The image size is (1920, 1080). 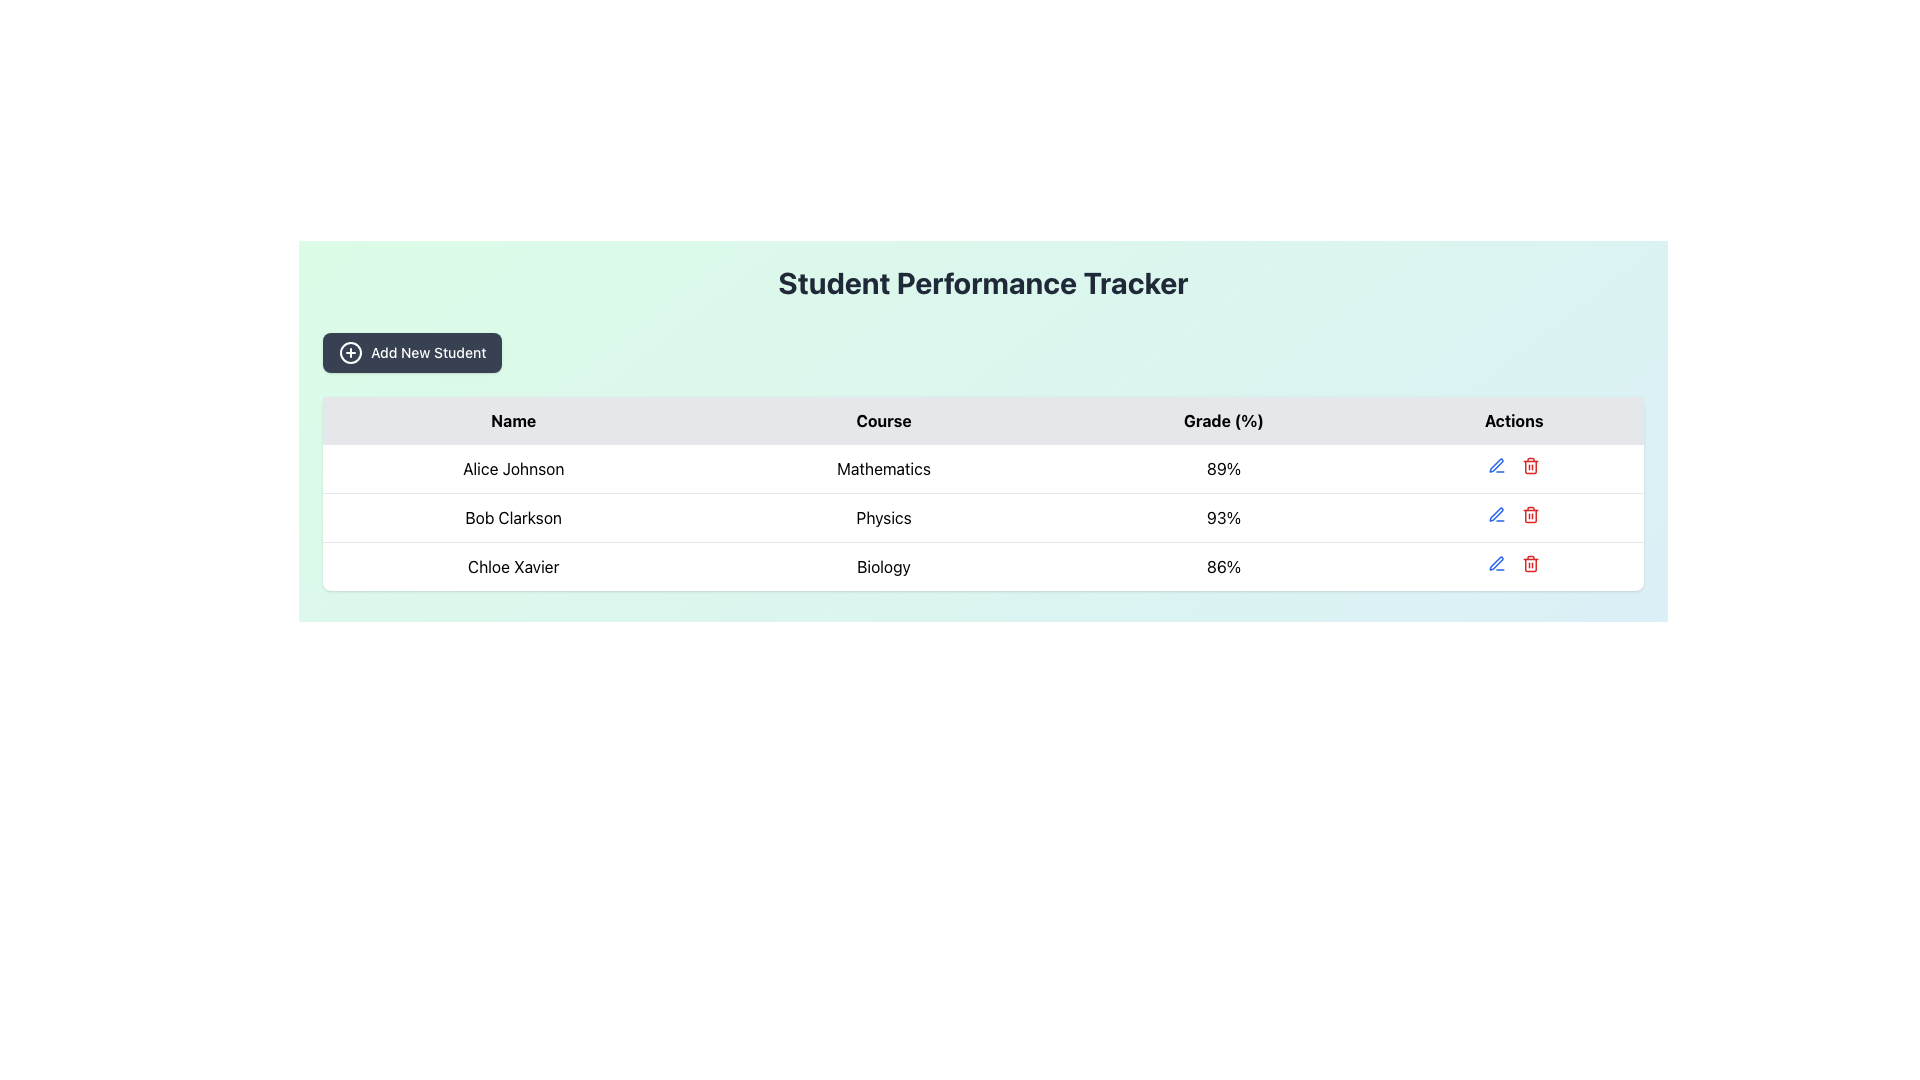 What do you see at coordinates (882, 469) in the screenshot?
I see `the text label displaying the course name for the student 'Alice Johnson', located in the second column of the corresponding row under the 'Course' header` at bounding box center [882, 469].